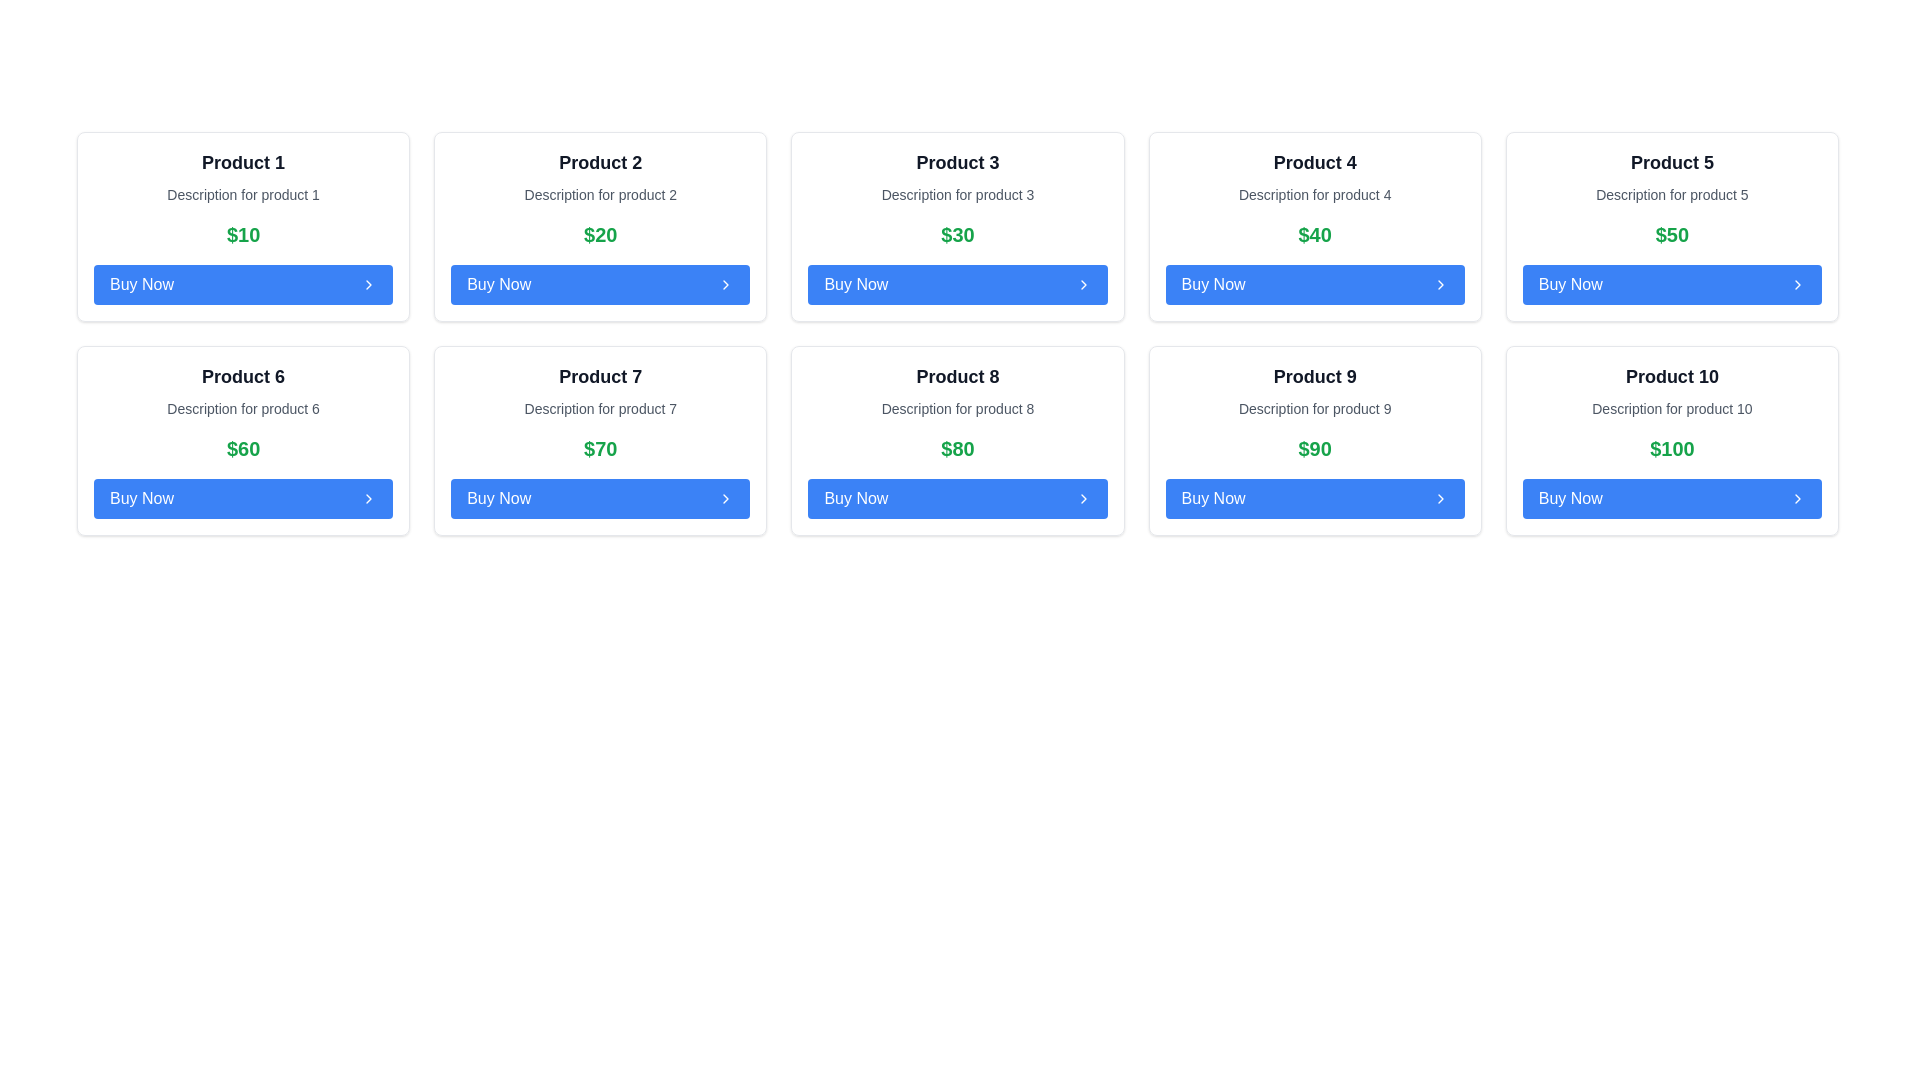  Describe the element at coordinates (1672, 407) in the screenshot. I see `static text that provides information about 'Product 10', which is located below the title and above the price in the product card` at that location.